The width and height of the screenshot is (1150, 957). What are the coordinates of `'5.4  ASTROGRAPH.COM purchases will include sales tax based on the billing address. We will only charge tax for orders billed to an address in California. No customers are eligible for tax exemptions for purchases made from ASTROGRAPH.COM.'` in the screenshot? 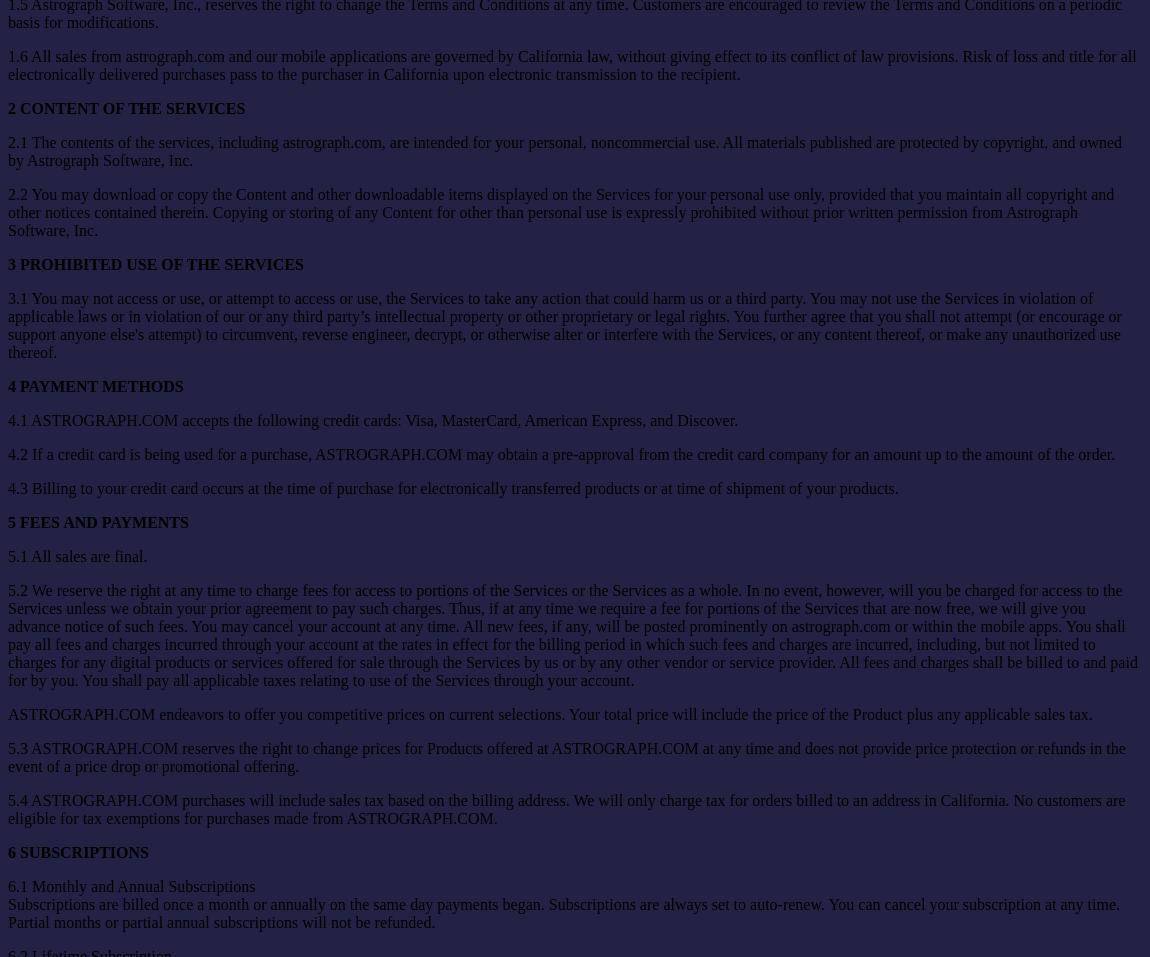 It's located at (566, 807).